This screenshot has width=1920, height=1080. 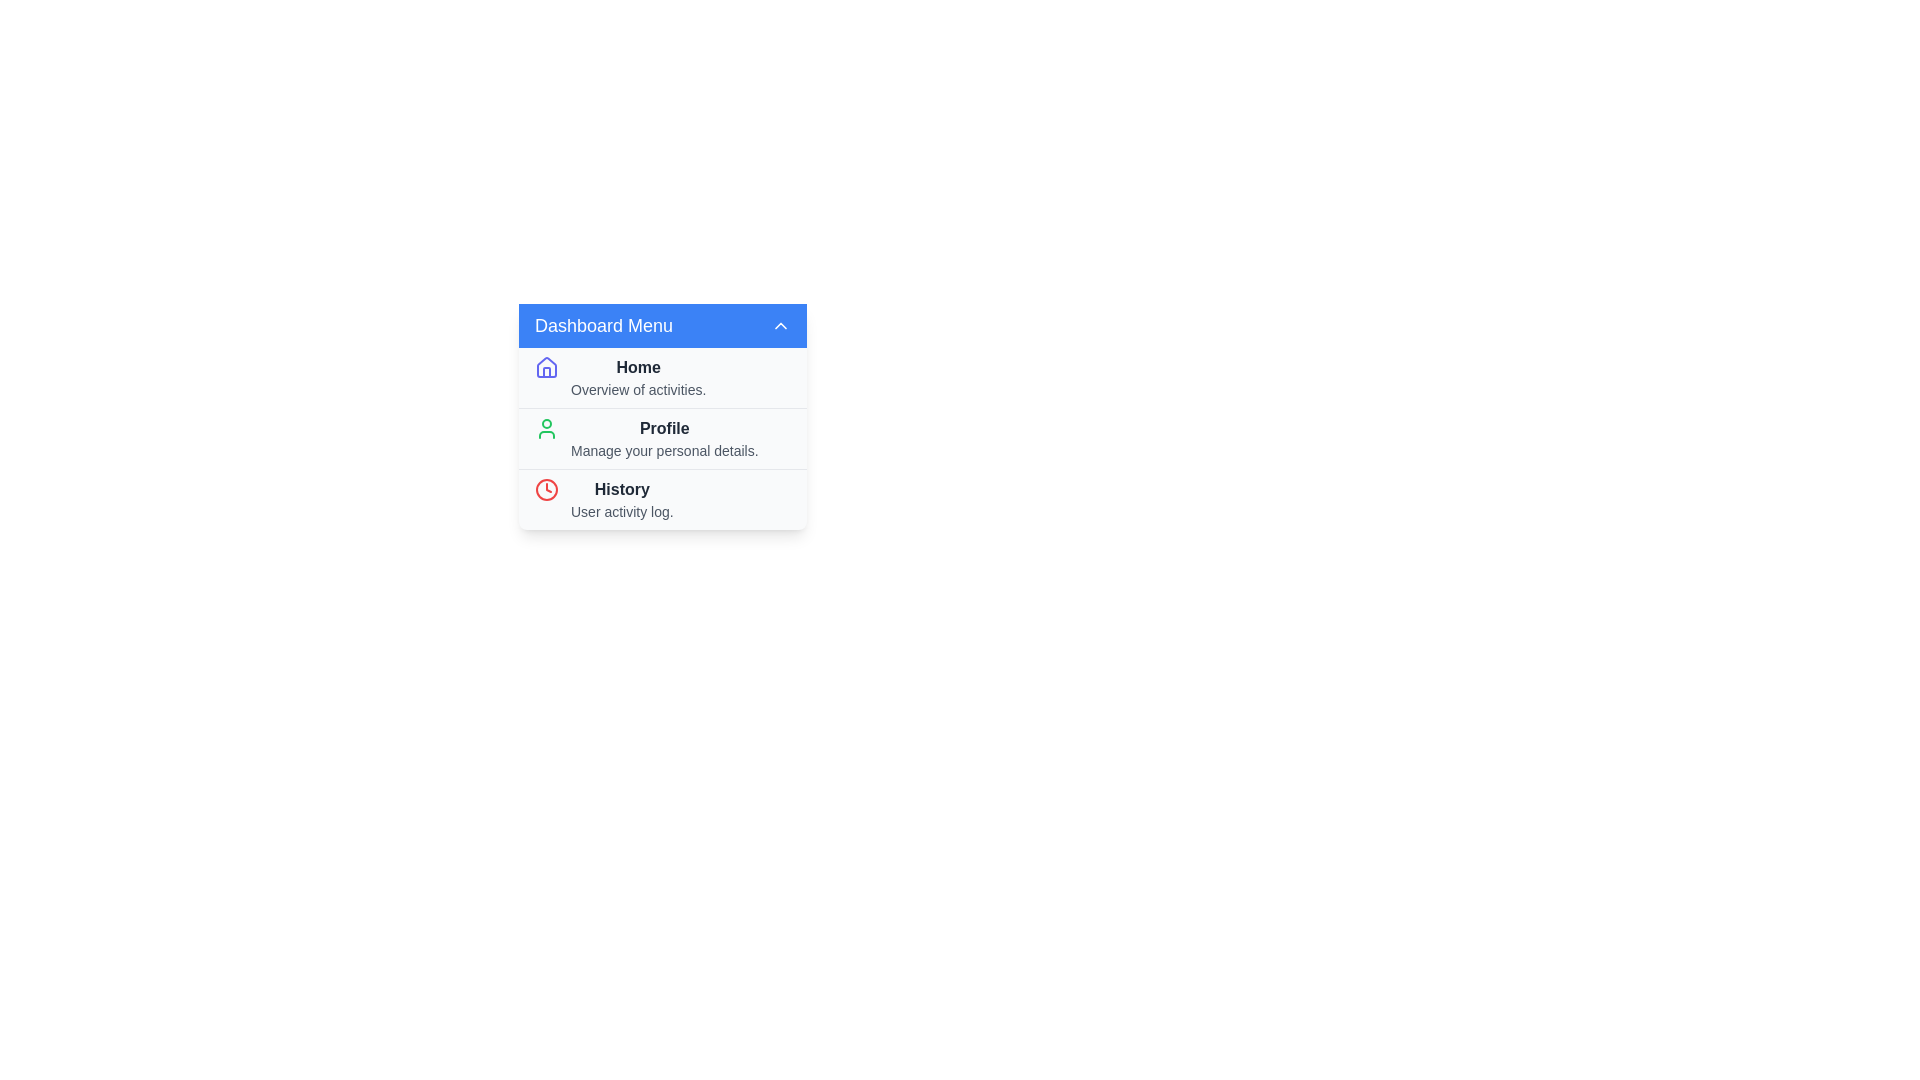 What do you see at coordinates (547, 489) in the screenshot?
I see `the red circular border of the clock icon located at the bottom of the 'History' menu in the dashboard` at bounding box center [547, 489].